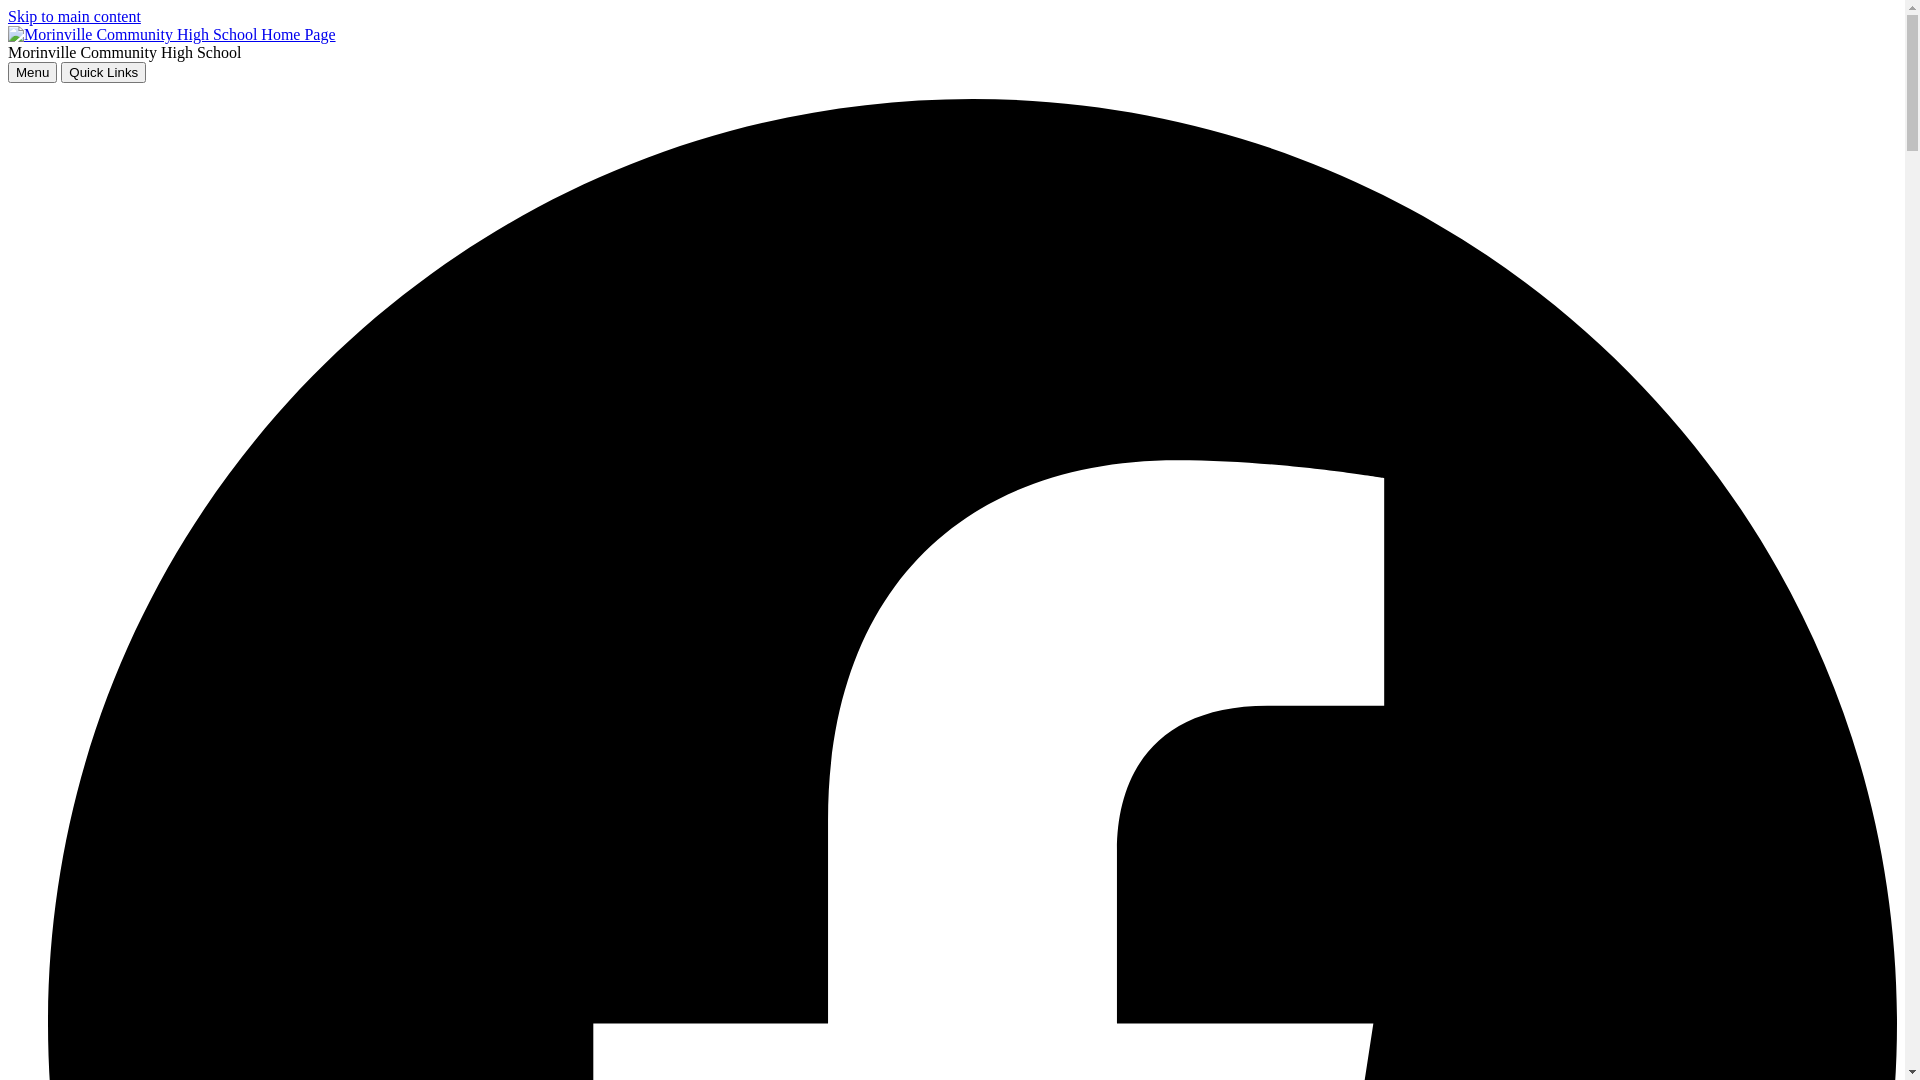  What do you see at coordinates (102, 71) in the screenshot?
I see `'Quick Links'` at bounding box center [102, 71].